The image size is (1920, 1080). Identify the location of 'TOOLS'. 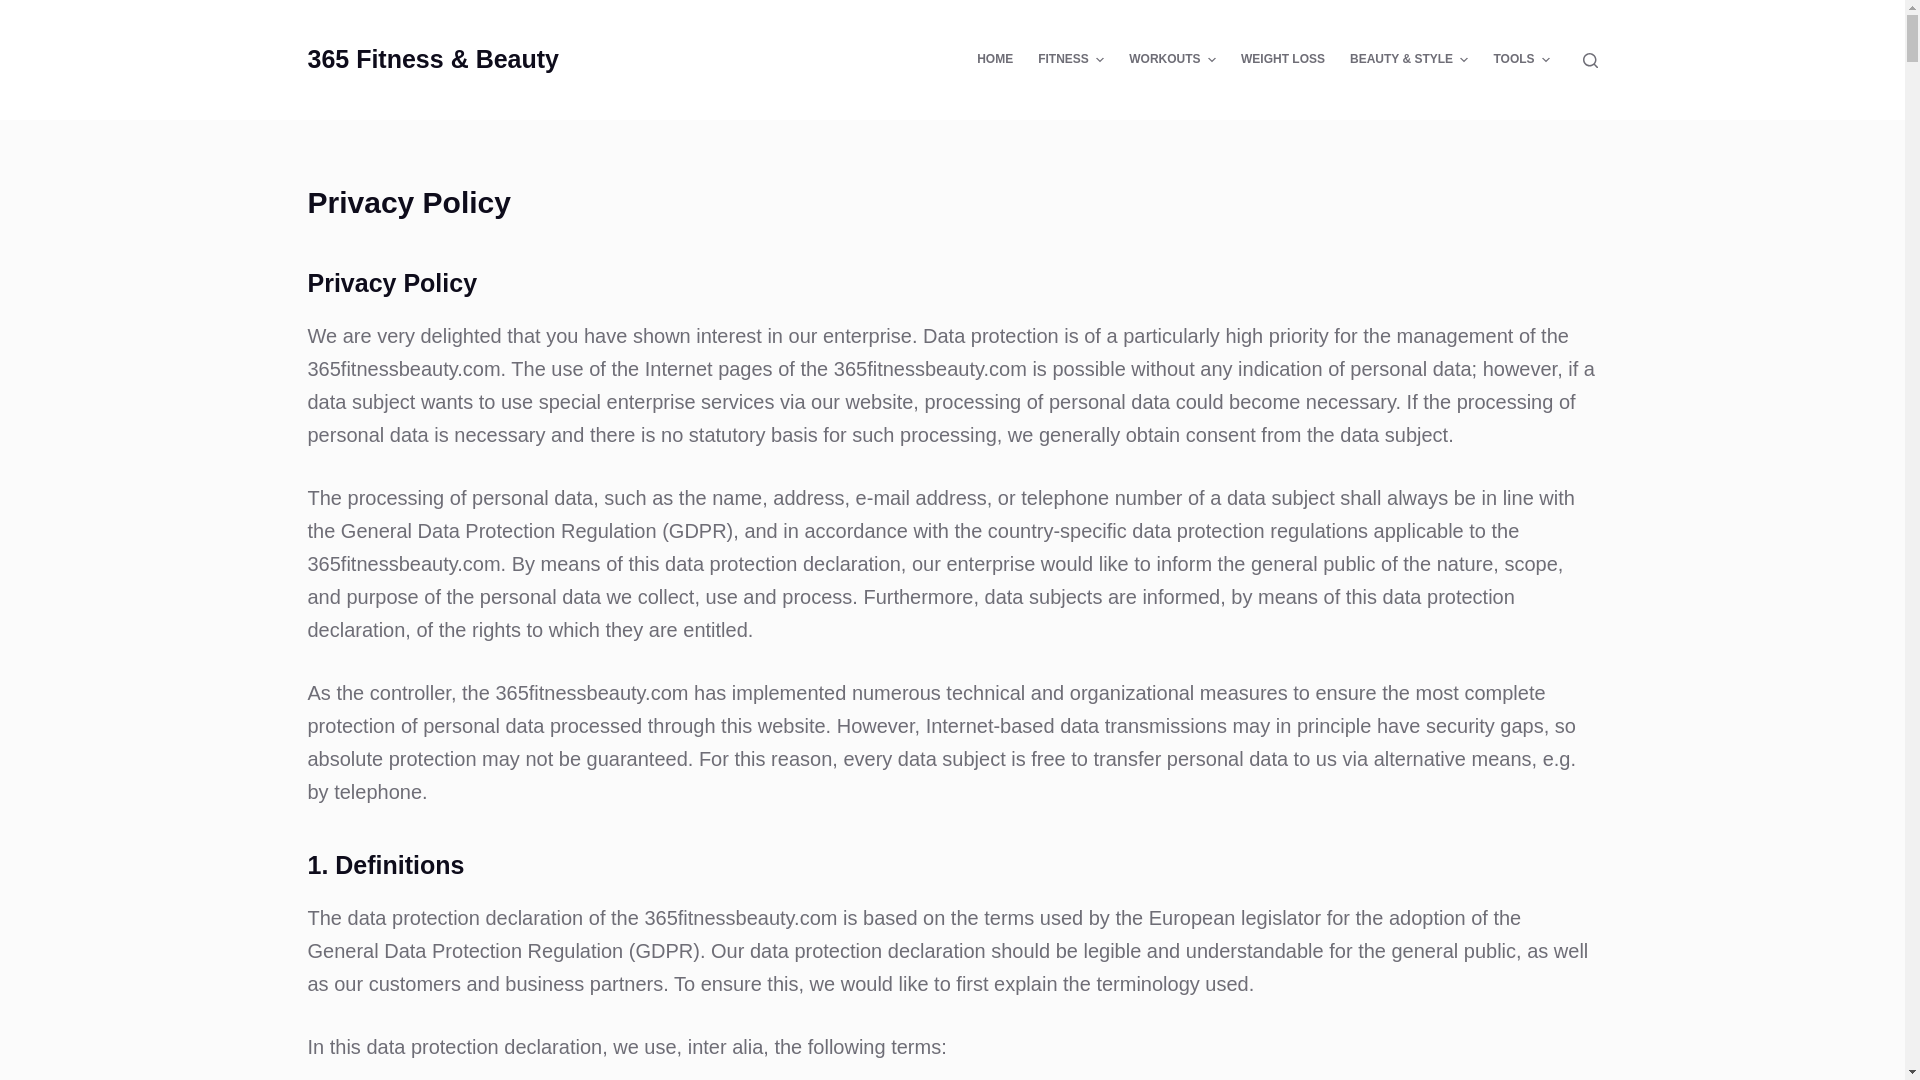
(1481, 59).